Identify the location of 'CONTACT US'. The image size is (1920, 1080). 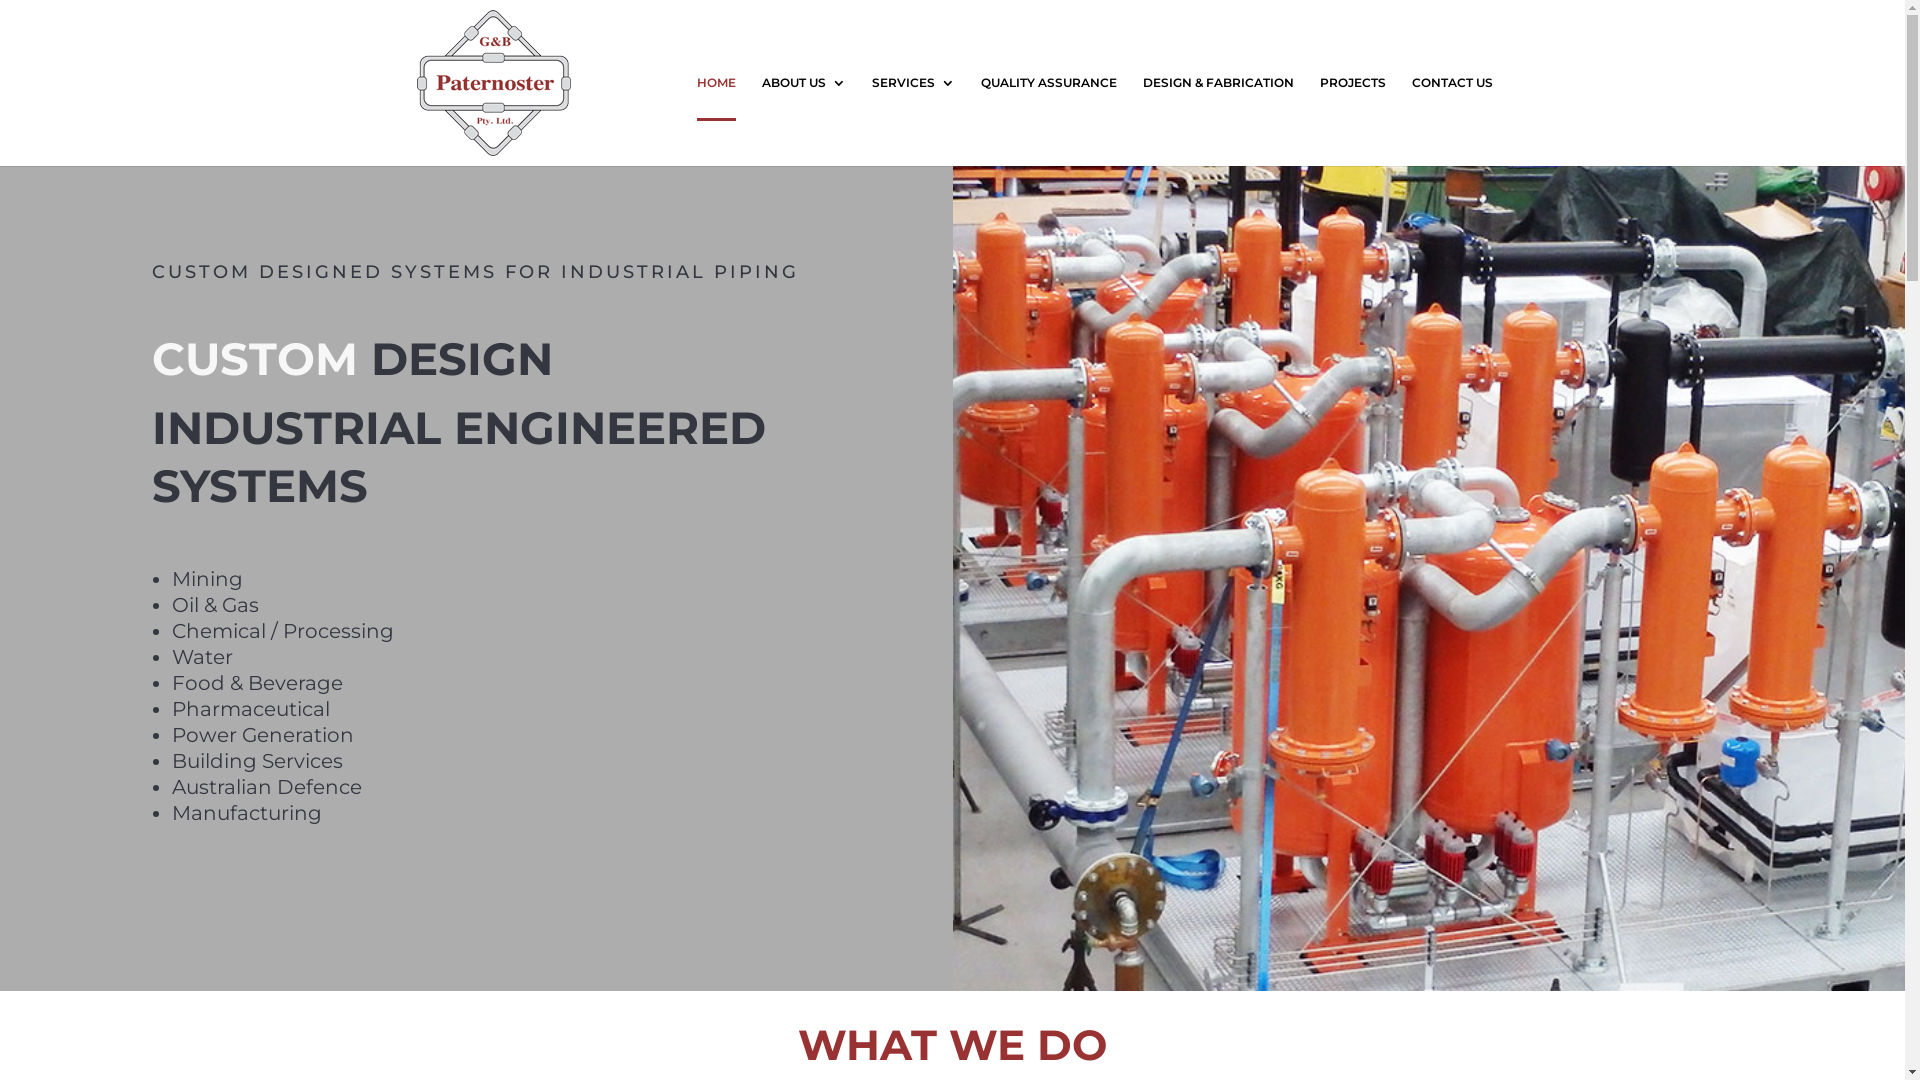
(1410, 120).